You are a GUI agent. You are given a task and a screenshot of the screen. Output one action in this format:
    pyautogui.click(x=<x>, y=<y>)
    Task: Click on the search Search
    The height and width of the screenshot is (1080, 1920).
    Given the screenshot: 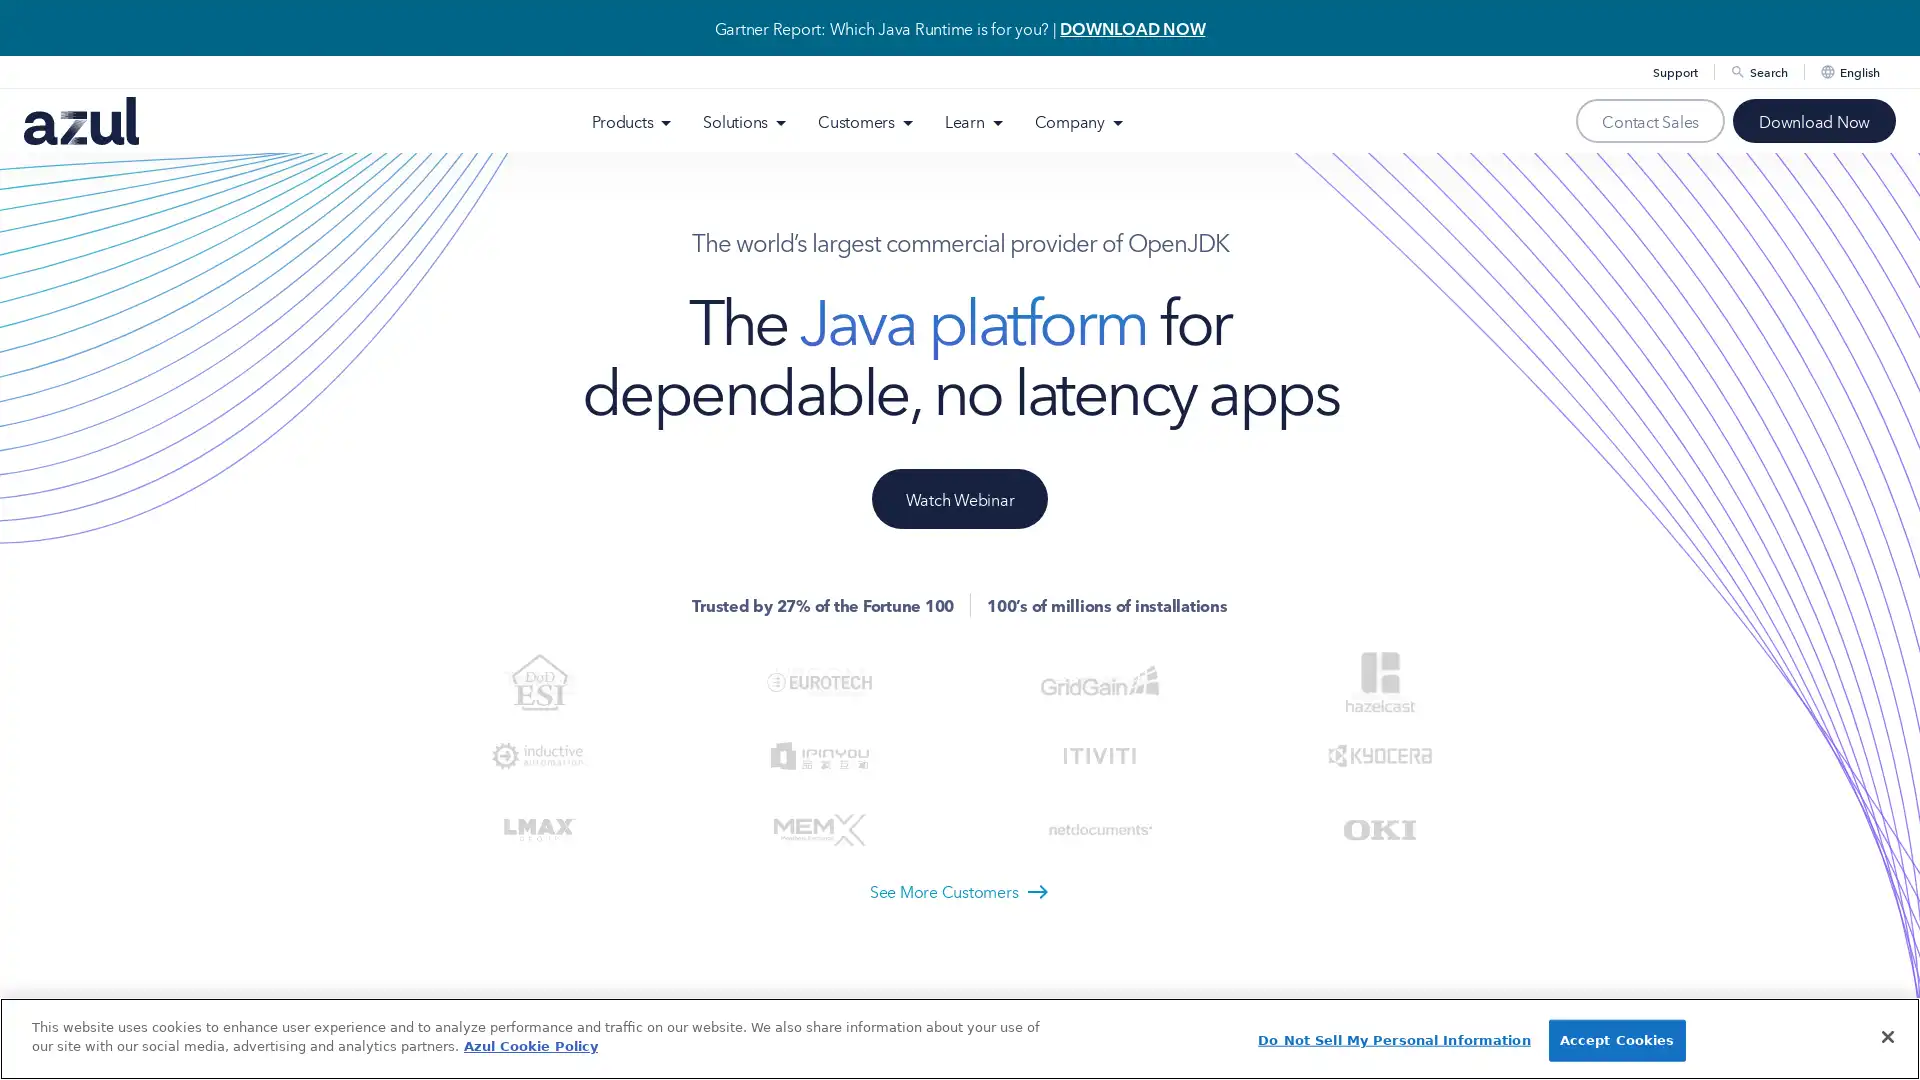 What is the action you would take?
    pyautogui.click(x=1757, y=71)
    